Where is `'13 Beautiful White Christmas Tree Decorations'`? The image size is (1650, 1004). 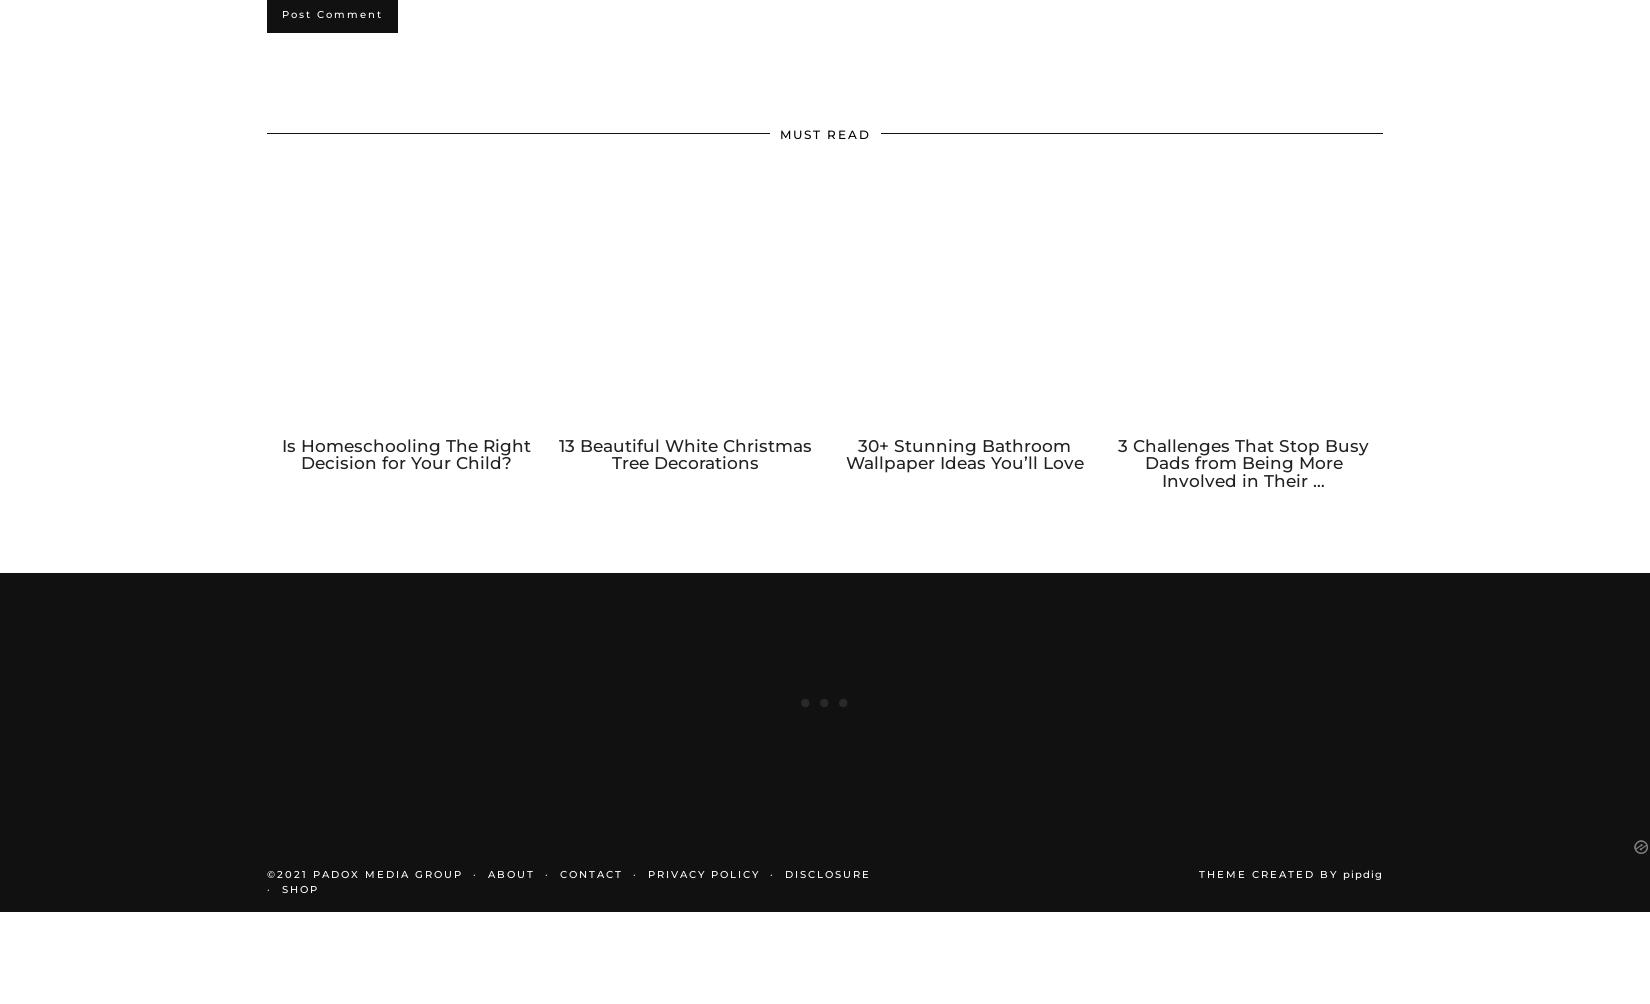 '13 Beautiful White Christmas Tree Decorations' is located at coordinates (684, 473).